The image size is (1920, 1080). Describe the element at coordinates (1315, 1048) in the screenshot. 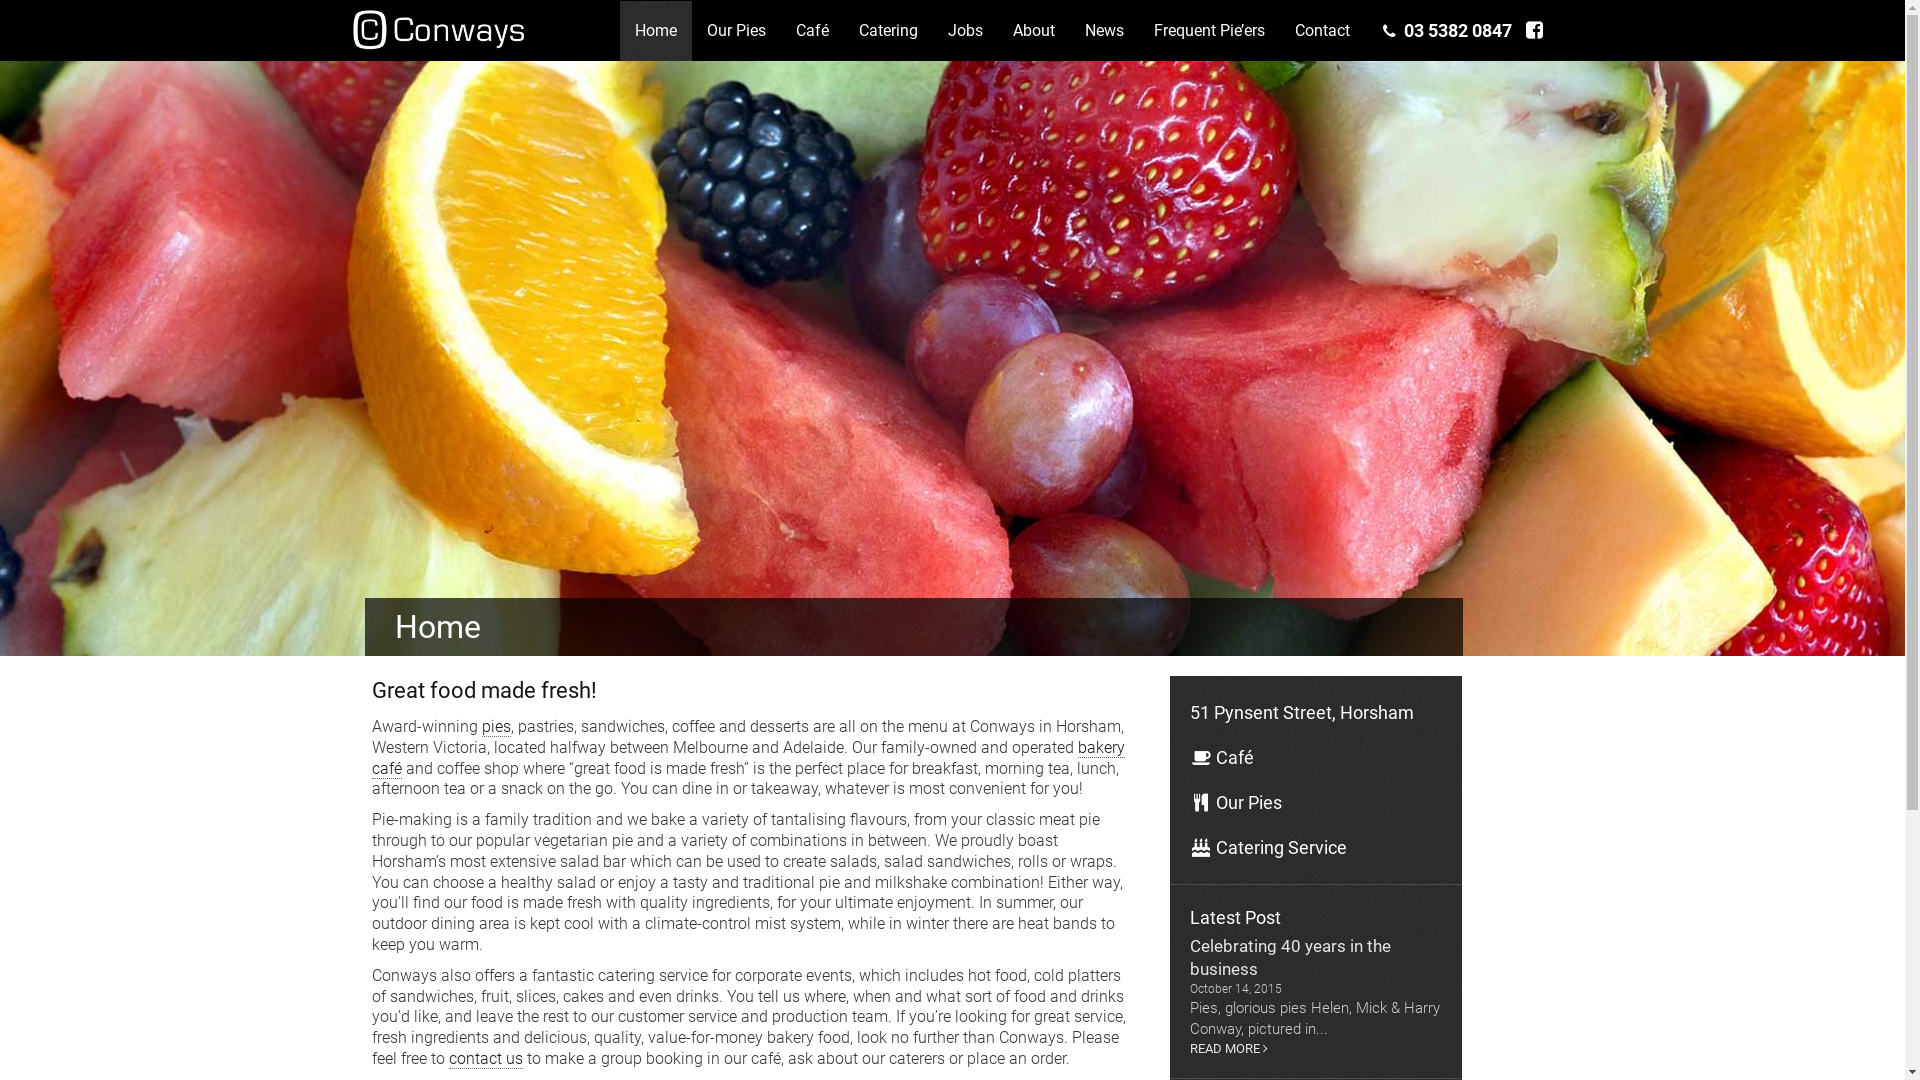

I see `'READ MORE'` at that location.